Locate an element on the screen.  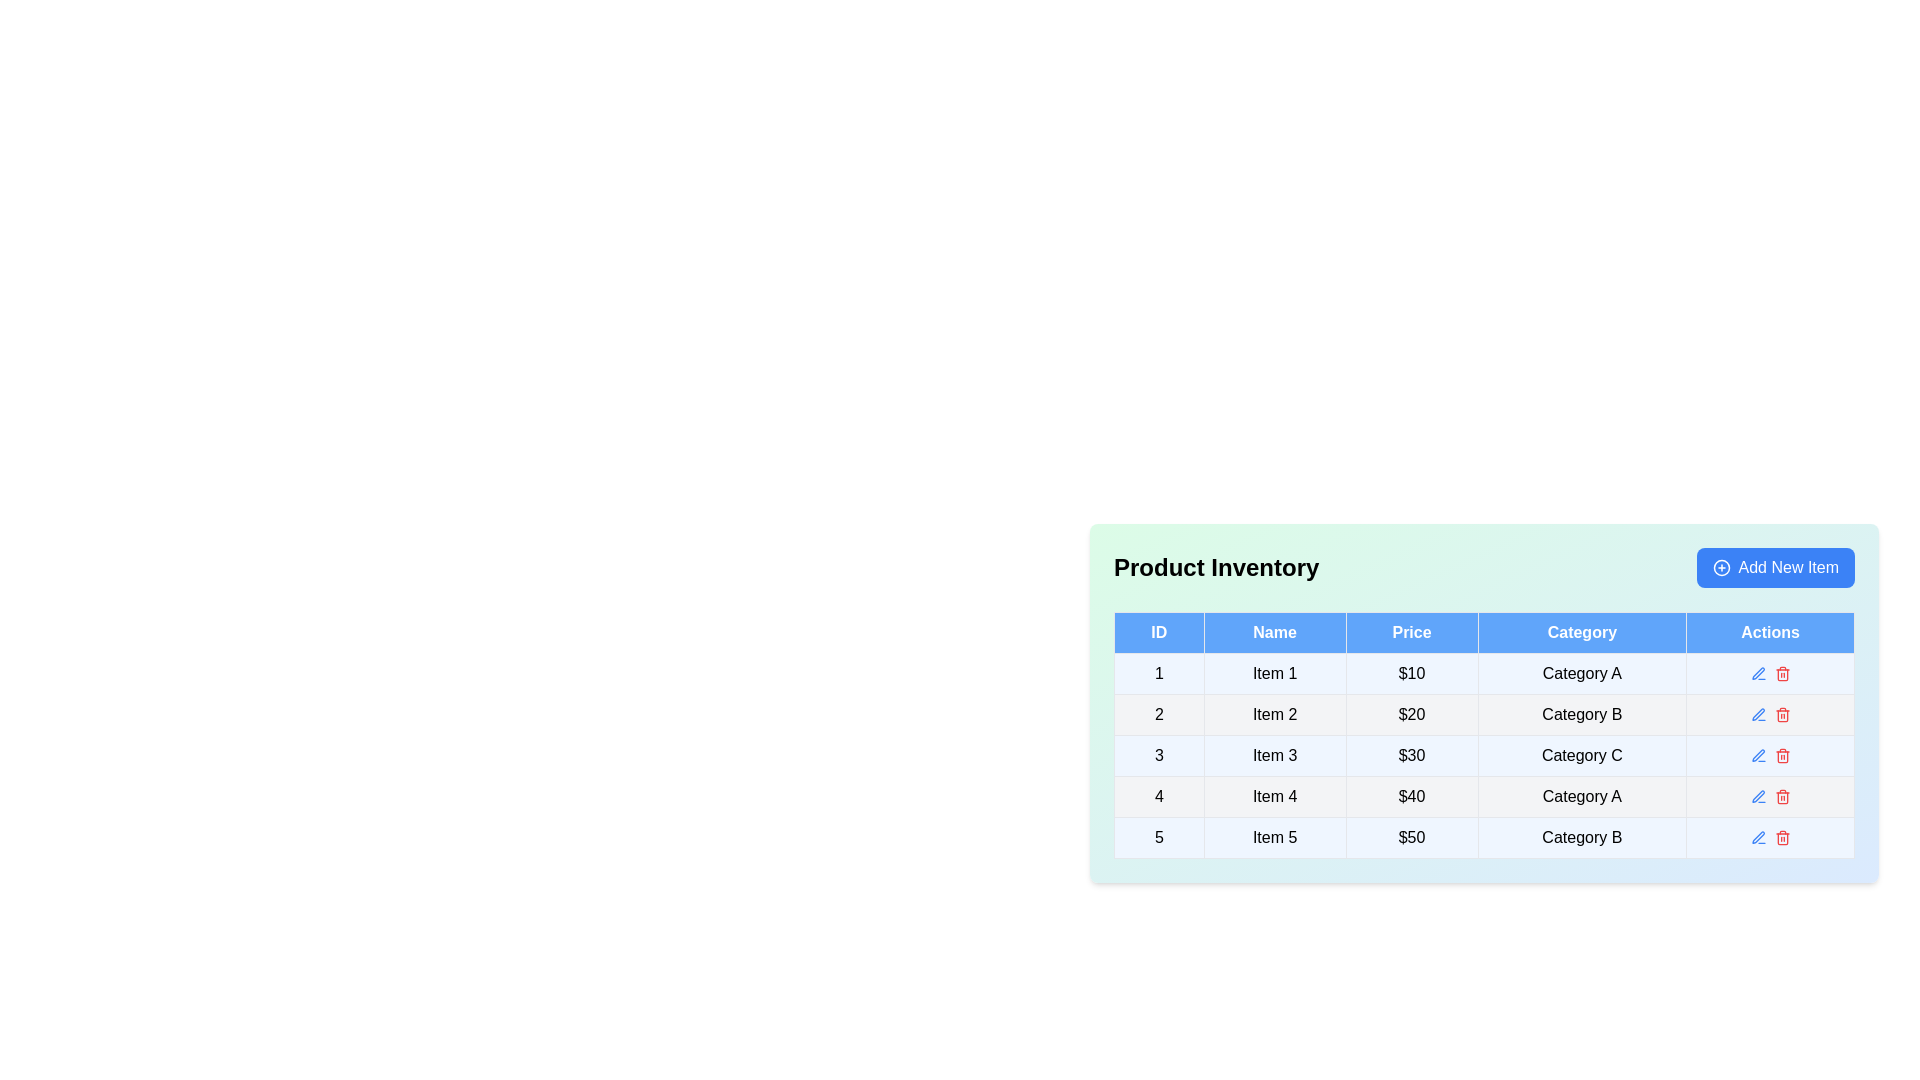
the table cell in the fourth column of the third row of the 'Product Inventory' table is located at coordinates (1581, 756).